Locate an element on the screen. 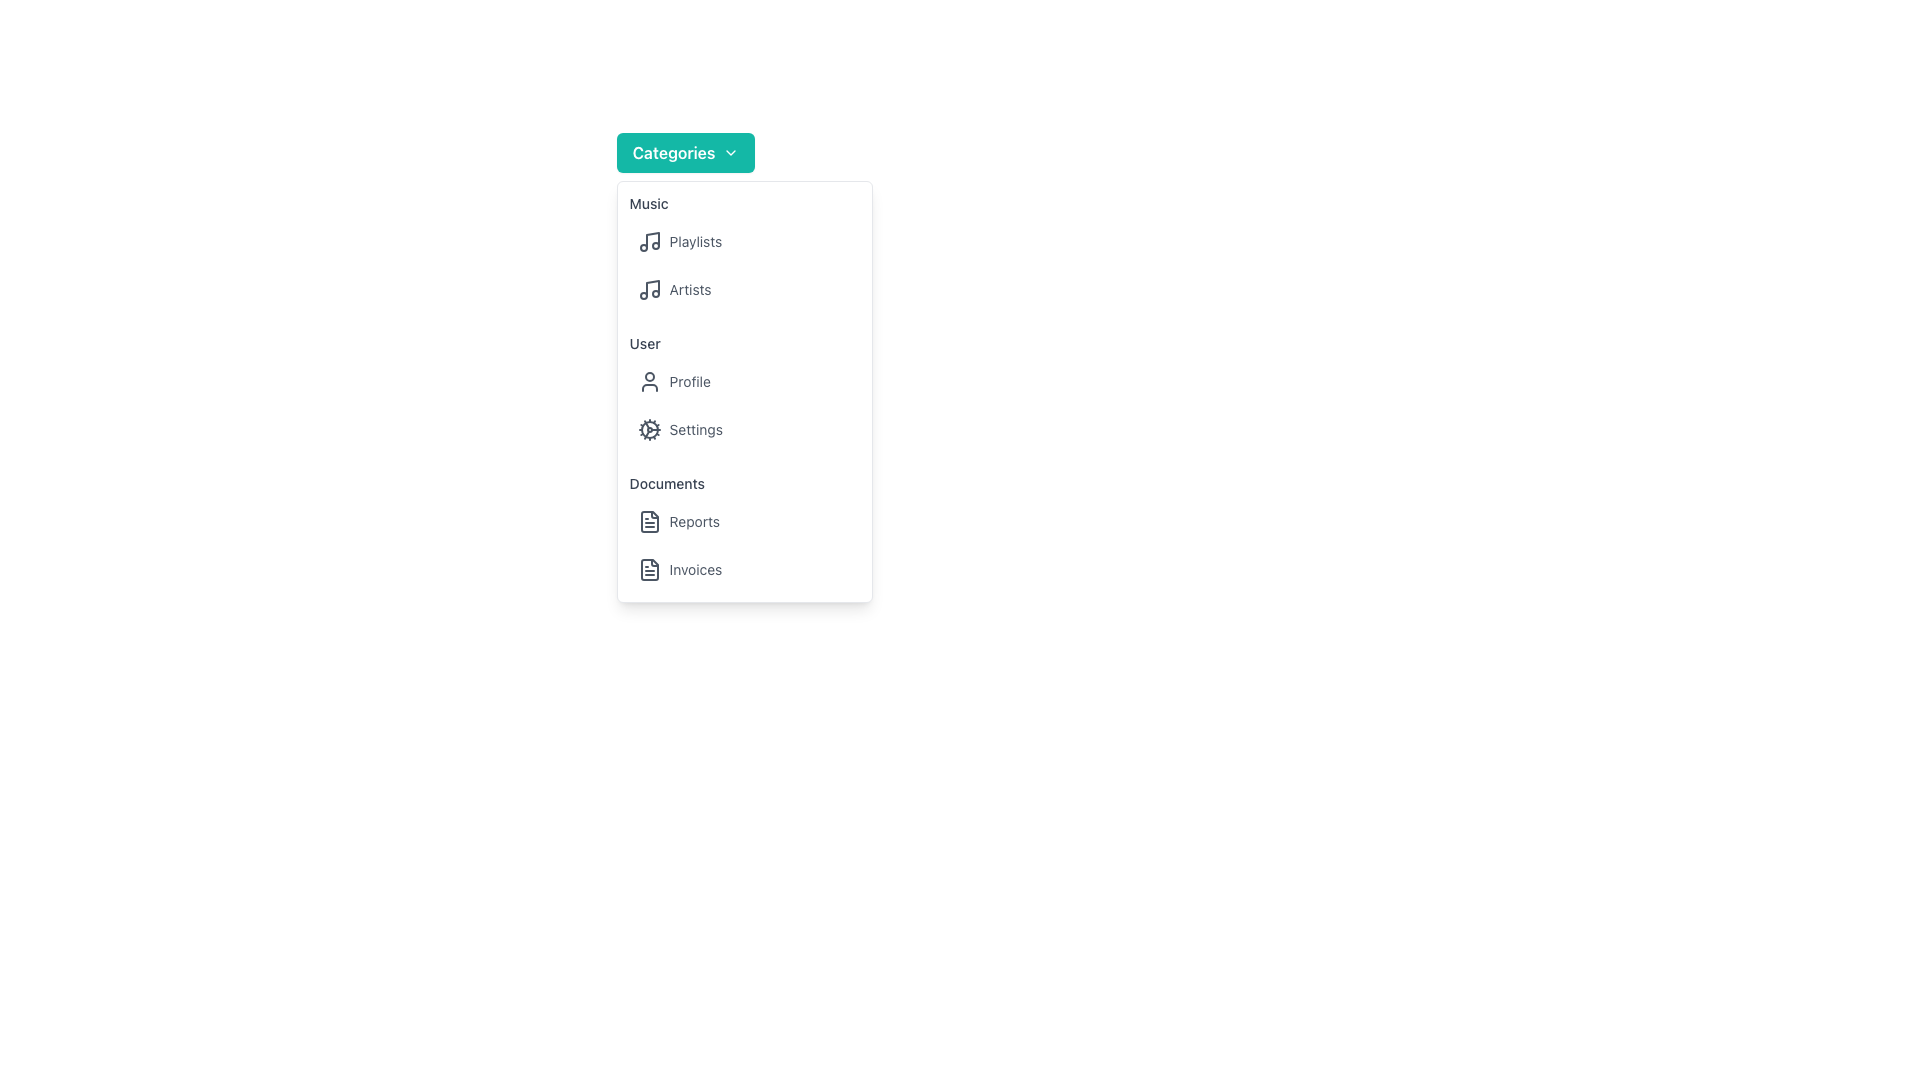 The image size is (1920, 1080). the 'Playlists' icon located at the top of the 'Music' section, which is the first icon aligned to the left of the 'Playlists' label is located at coordinates (649, 241).